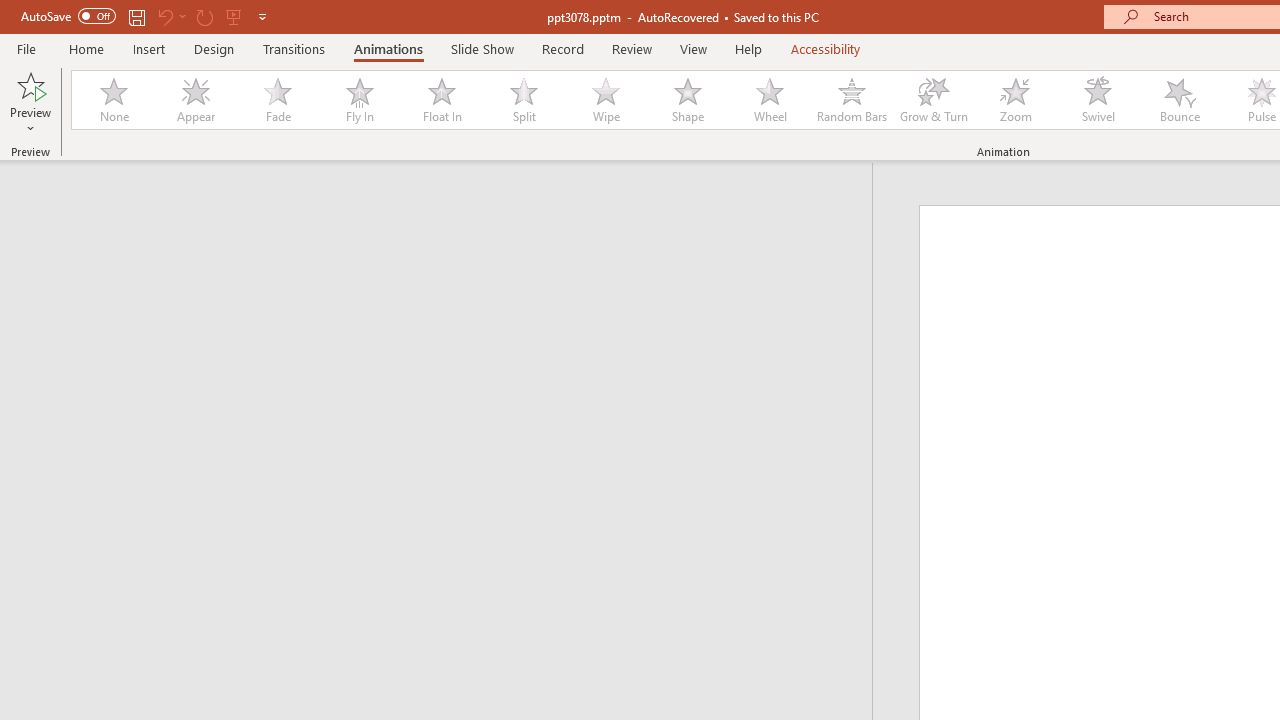  What do you see at coordinates (195, 100) in the screenshot?
I see `'Appear'` at bounding box center [195, 100].